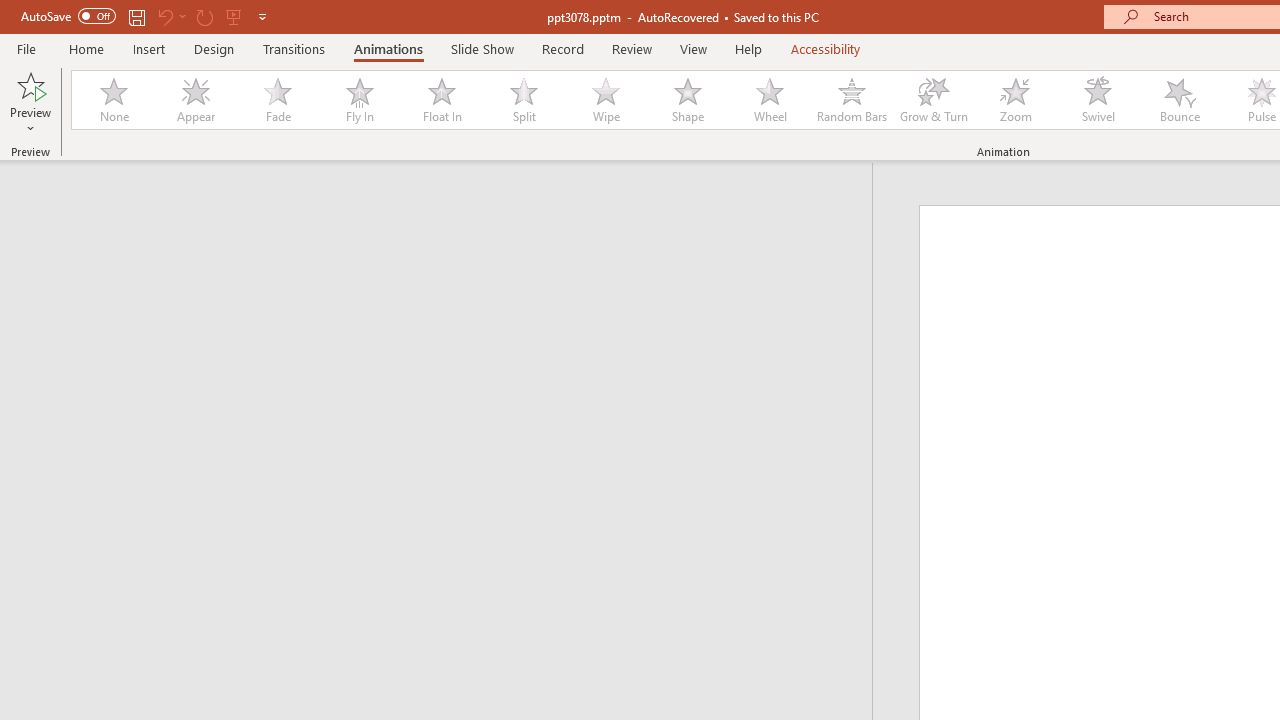  What do you see at coordinates (195, 100) in the screenshot?
I see `'Appear'` at bounding box center [195, 100].